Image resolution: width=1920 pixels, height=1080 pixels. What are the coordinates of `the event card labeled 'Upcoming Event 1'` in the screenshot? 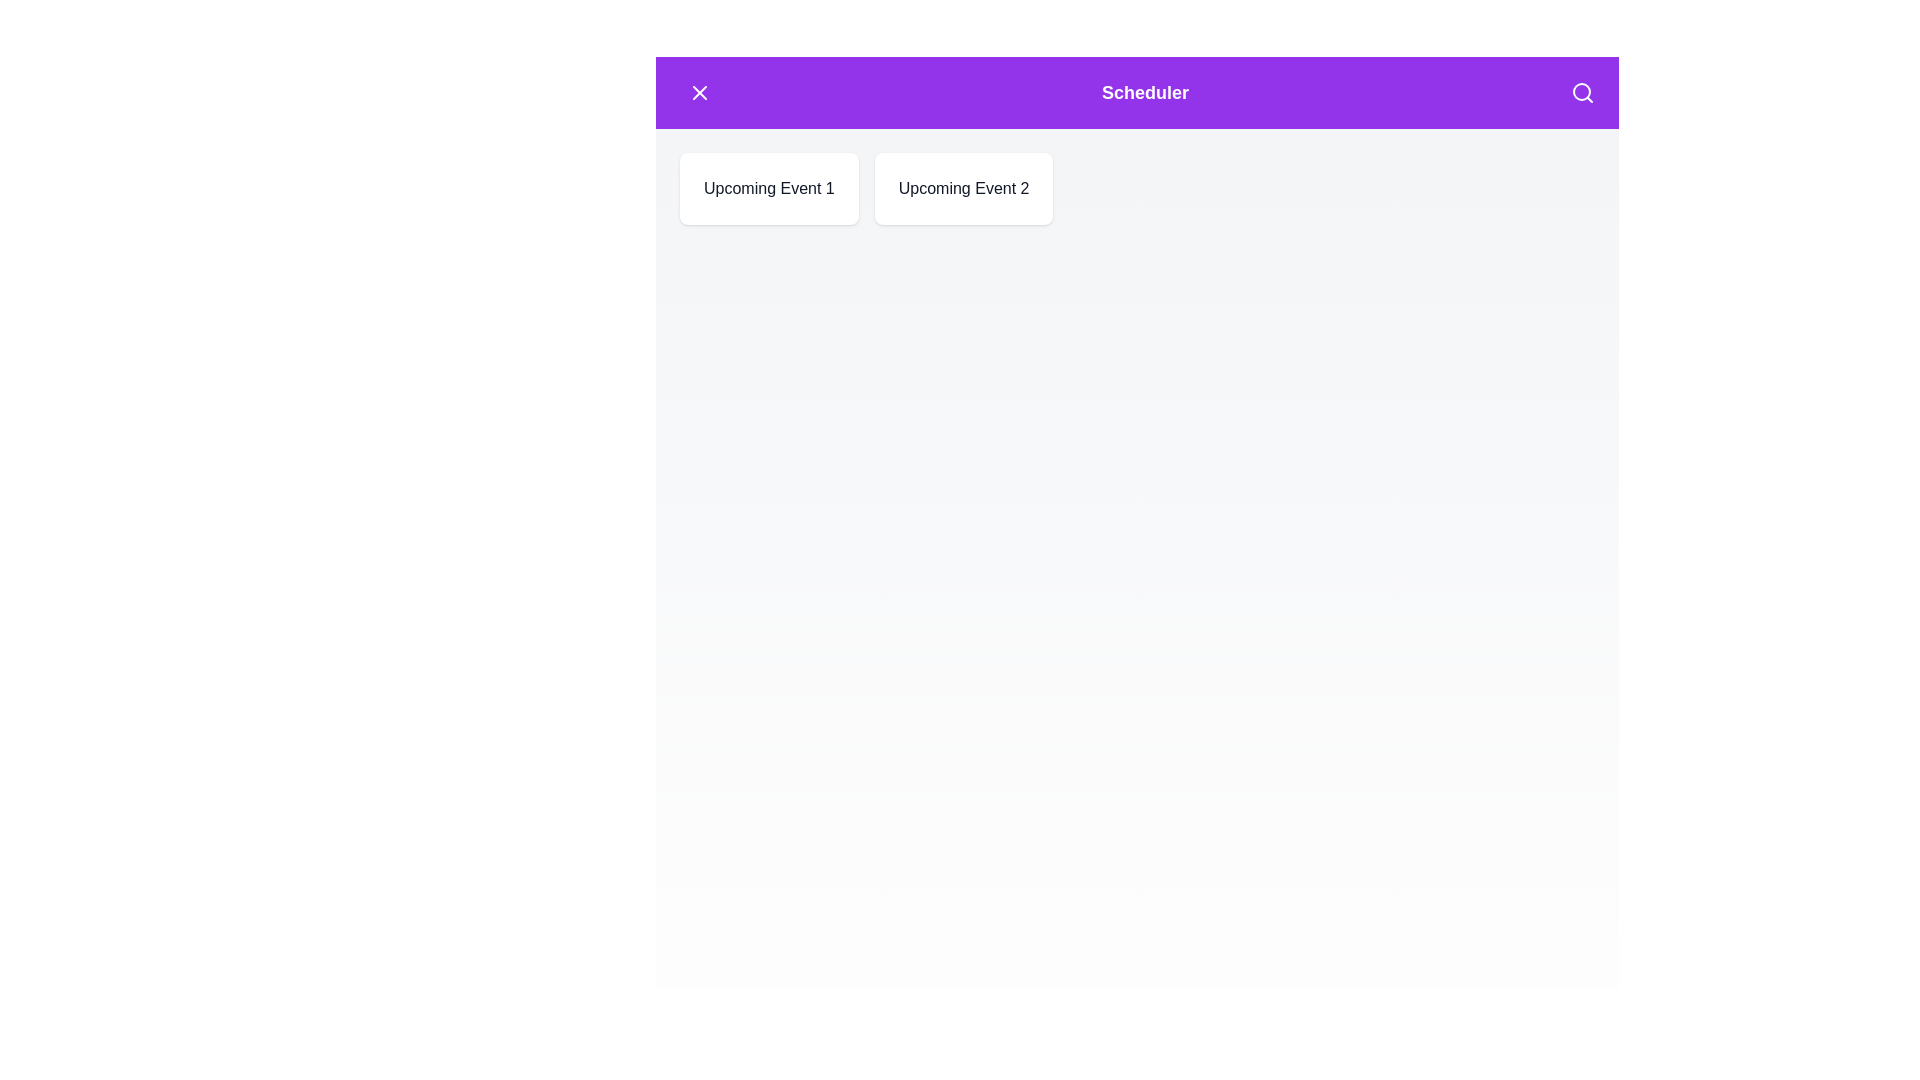 It's located at (767, 189).